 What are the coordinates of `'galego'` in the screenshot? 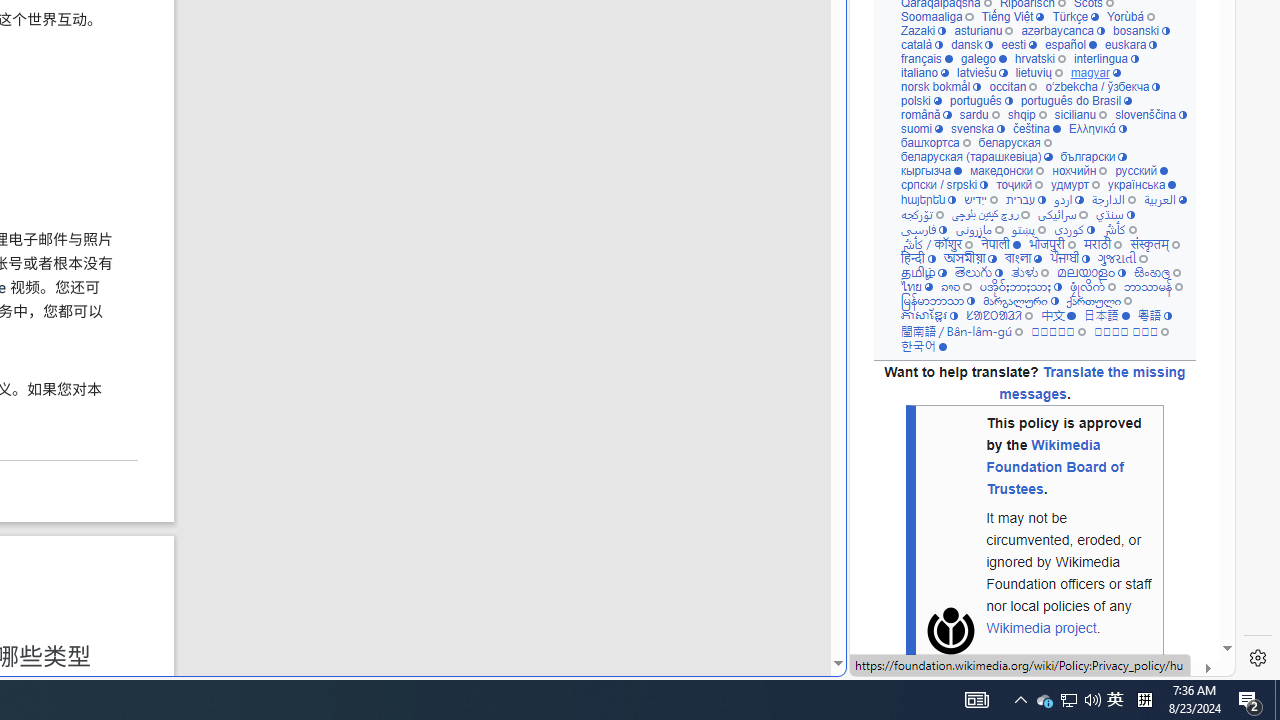 It's located at (983, 58).